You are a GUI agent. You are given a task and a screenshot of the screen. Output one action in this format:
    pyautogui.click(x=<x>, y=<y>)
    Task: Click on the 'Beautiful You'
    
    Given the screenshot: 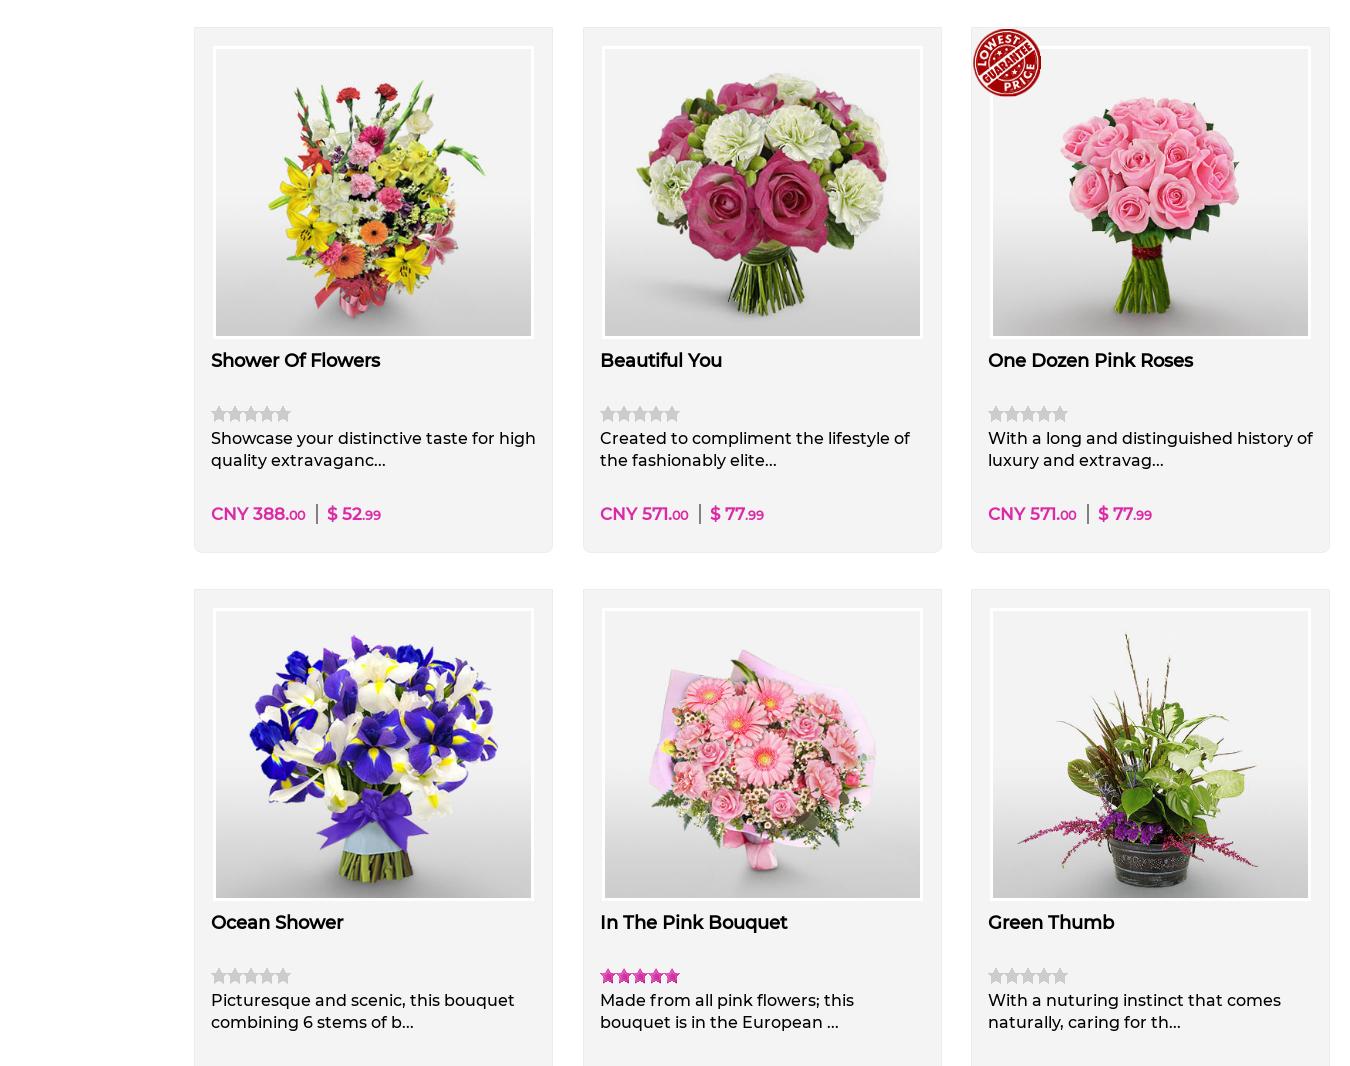 What is the action you would take?
    pyautogui.click(x=598, y=360)
    